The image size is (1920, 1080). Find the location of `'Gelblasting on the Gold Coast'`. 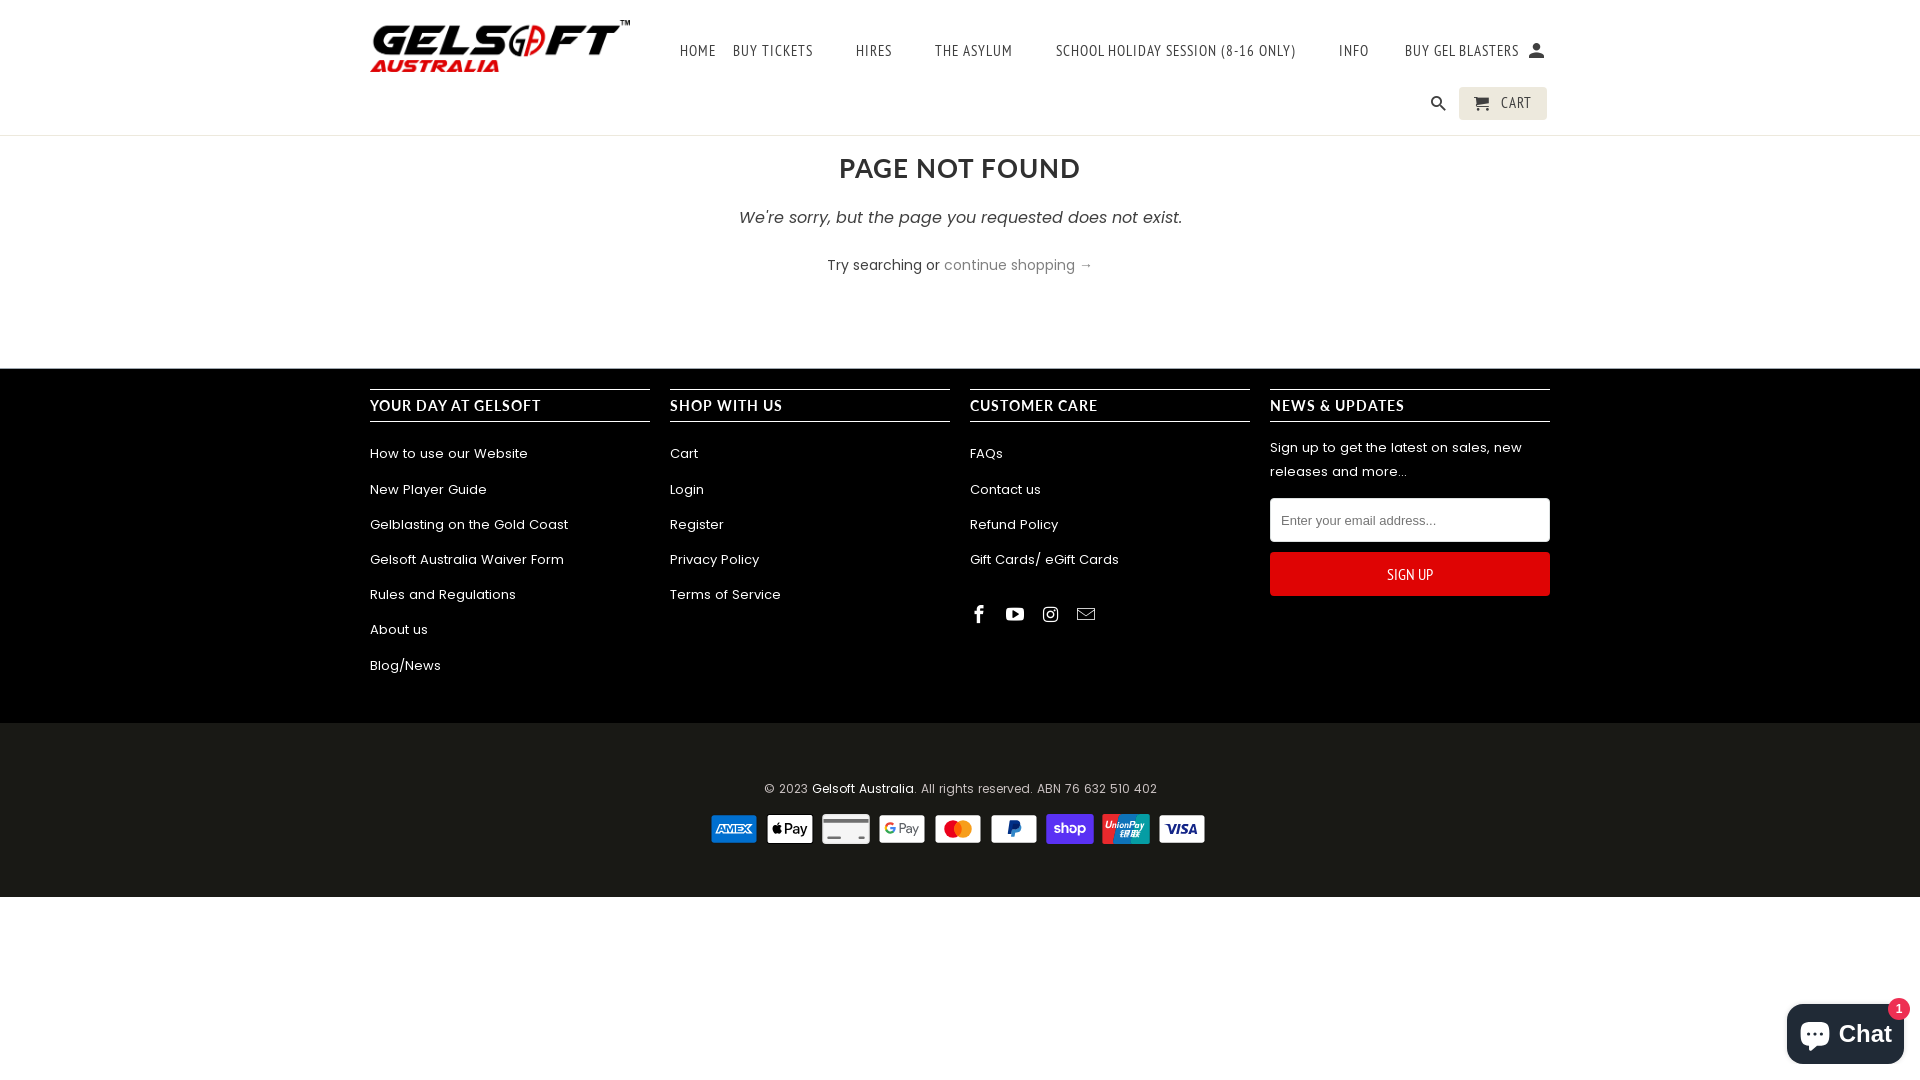

'Gelblasting on the Gold Coast' is located at coordinates (369, 523).